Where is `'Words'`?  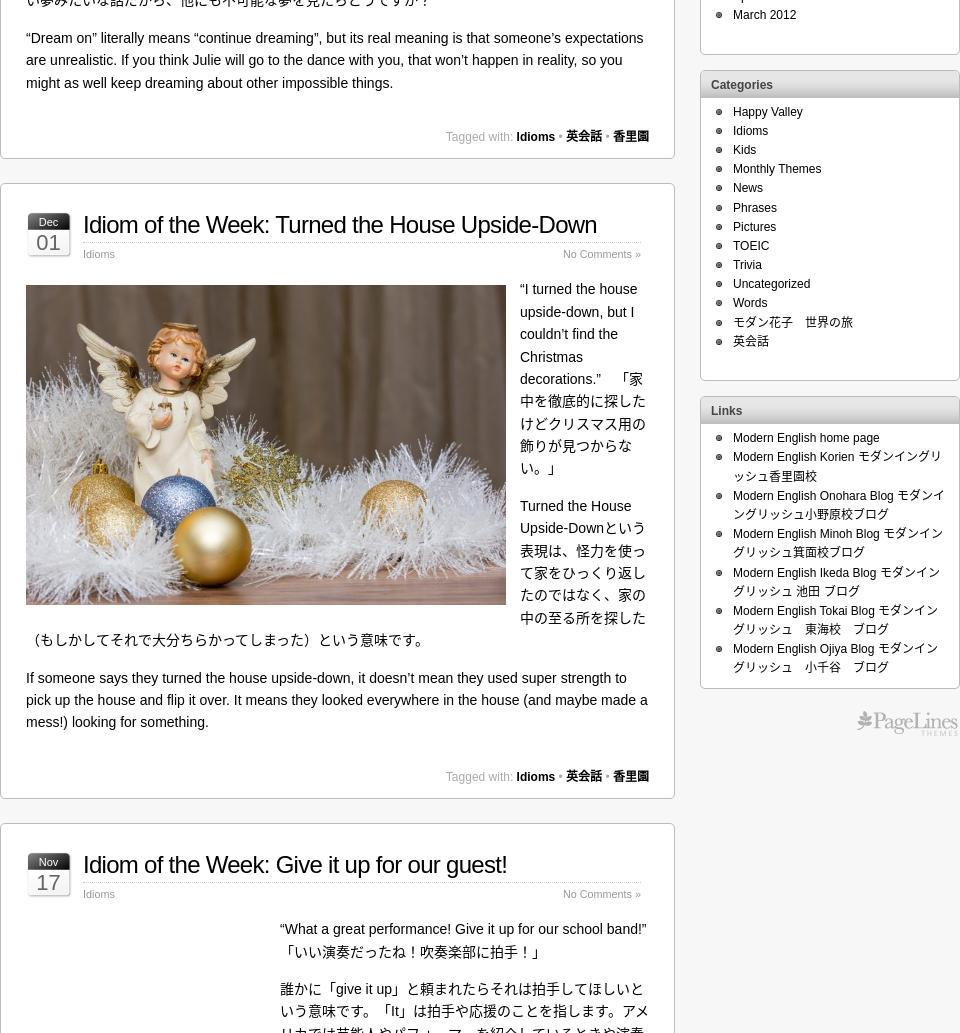 'Words' is located at coordinates (748, 301).